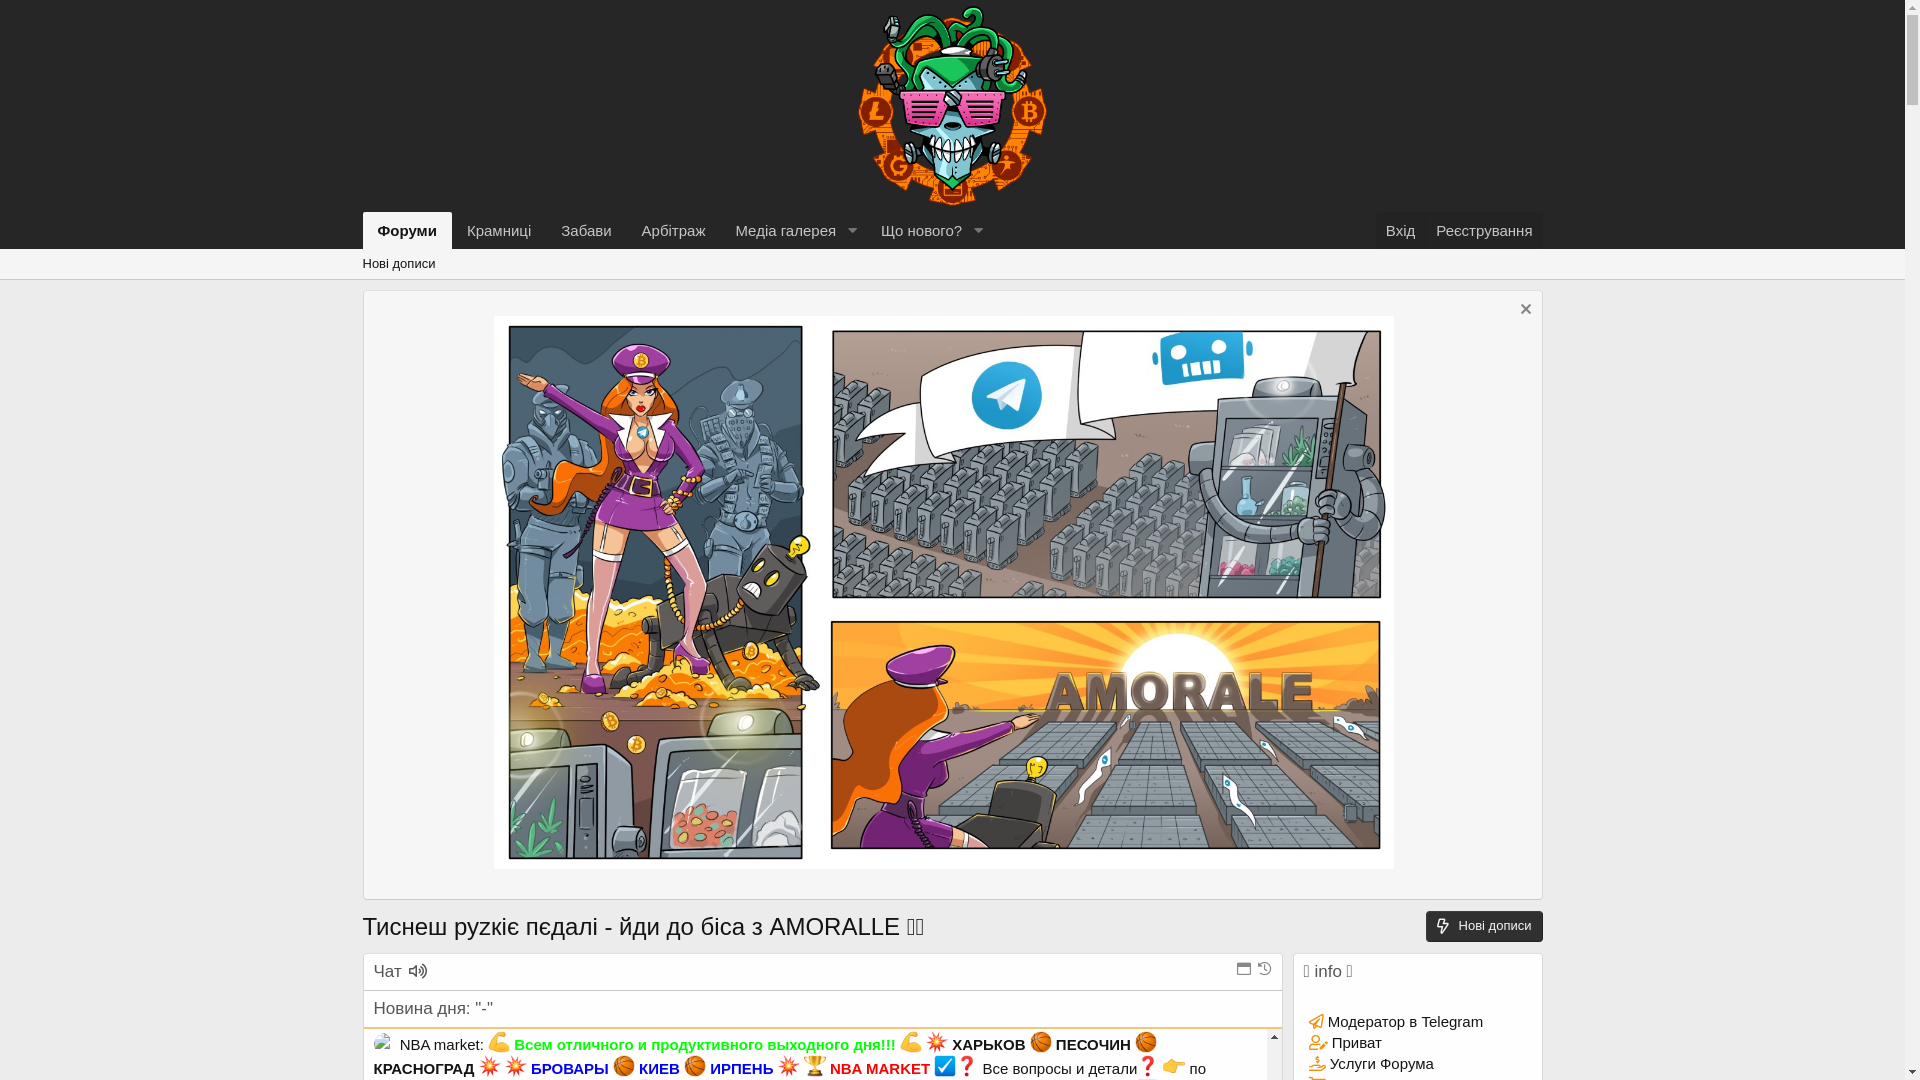 Image resolution: width=1920 pixels, height=1080 pixels. I want to click on 'Backhand index pointing right    :point_right:', so click(1174, 1064).